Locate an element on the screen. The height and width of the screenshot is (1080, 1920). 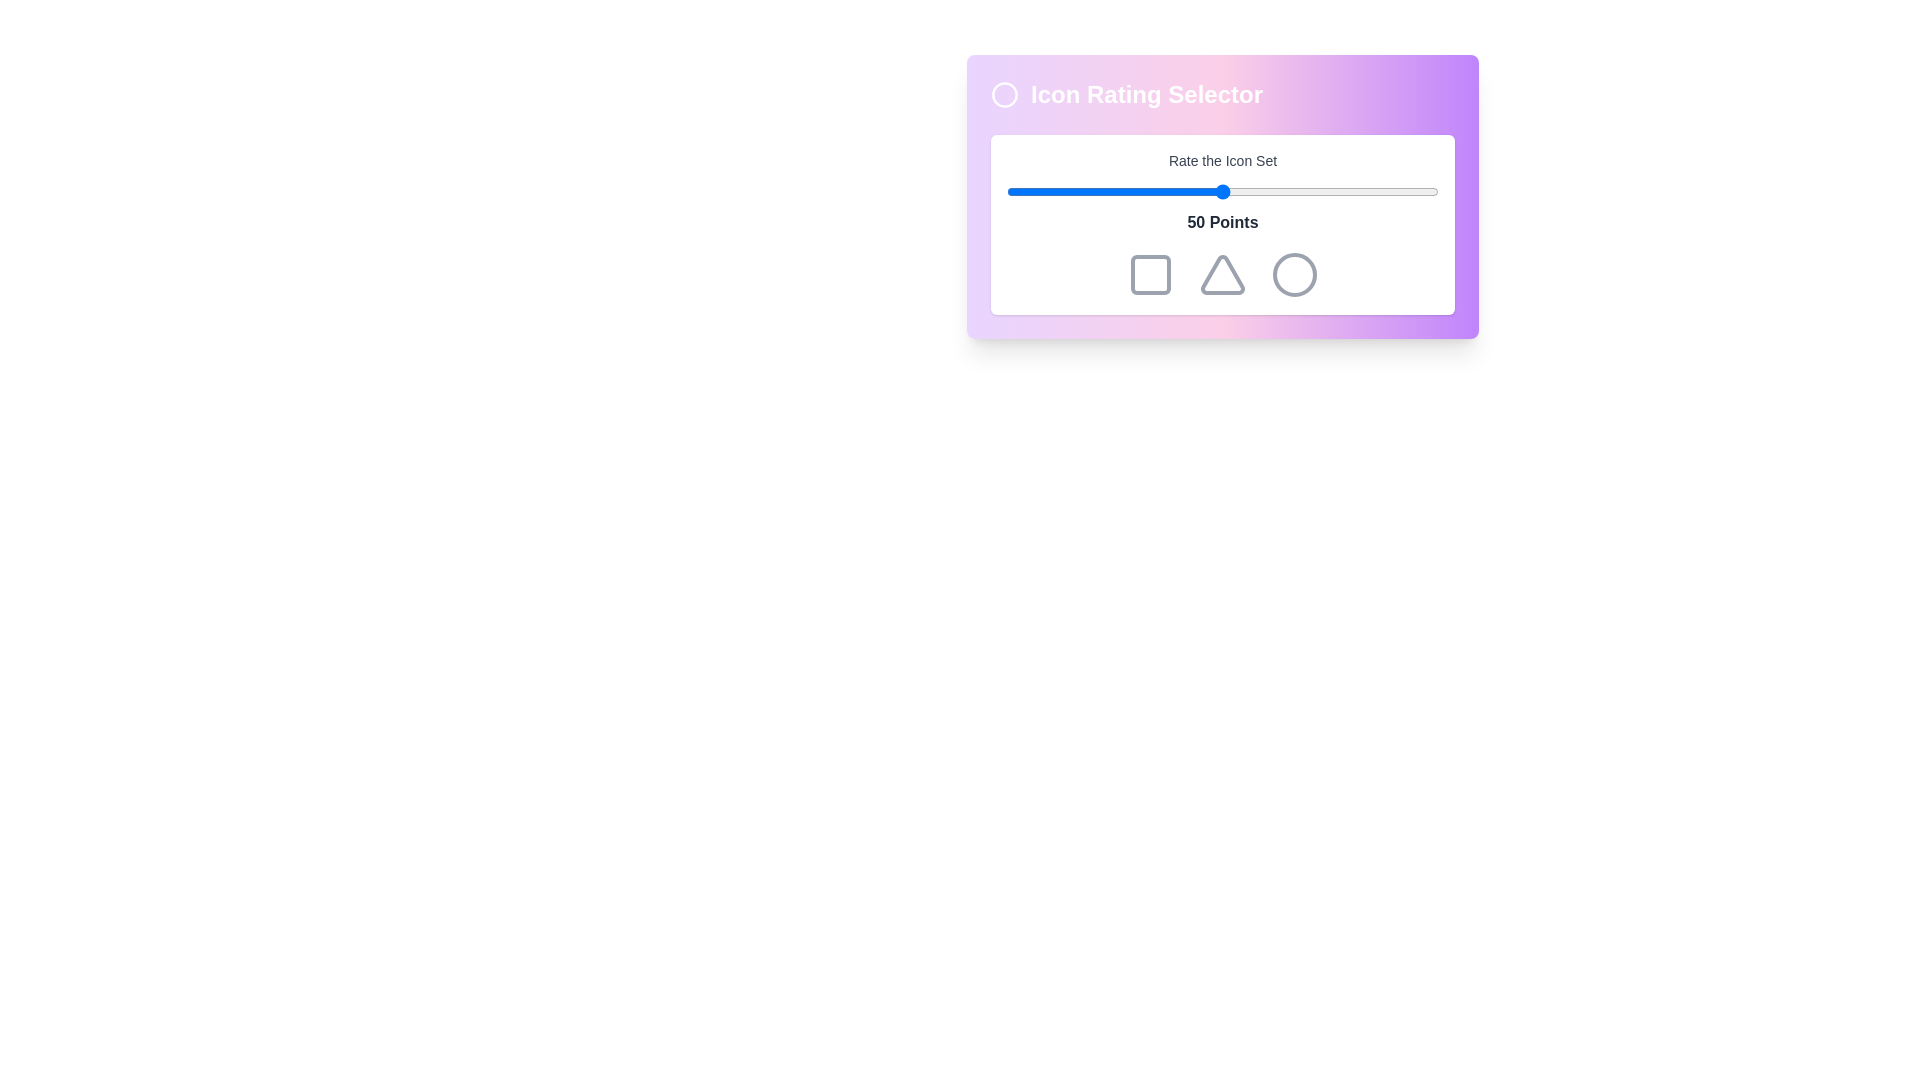
the slider to 39 percent to observe the color changes of the icons is located at coordinates (1175, 192).